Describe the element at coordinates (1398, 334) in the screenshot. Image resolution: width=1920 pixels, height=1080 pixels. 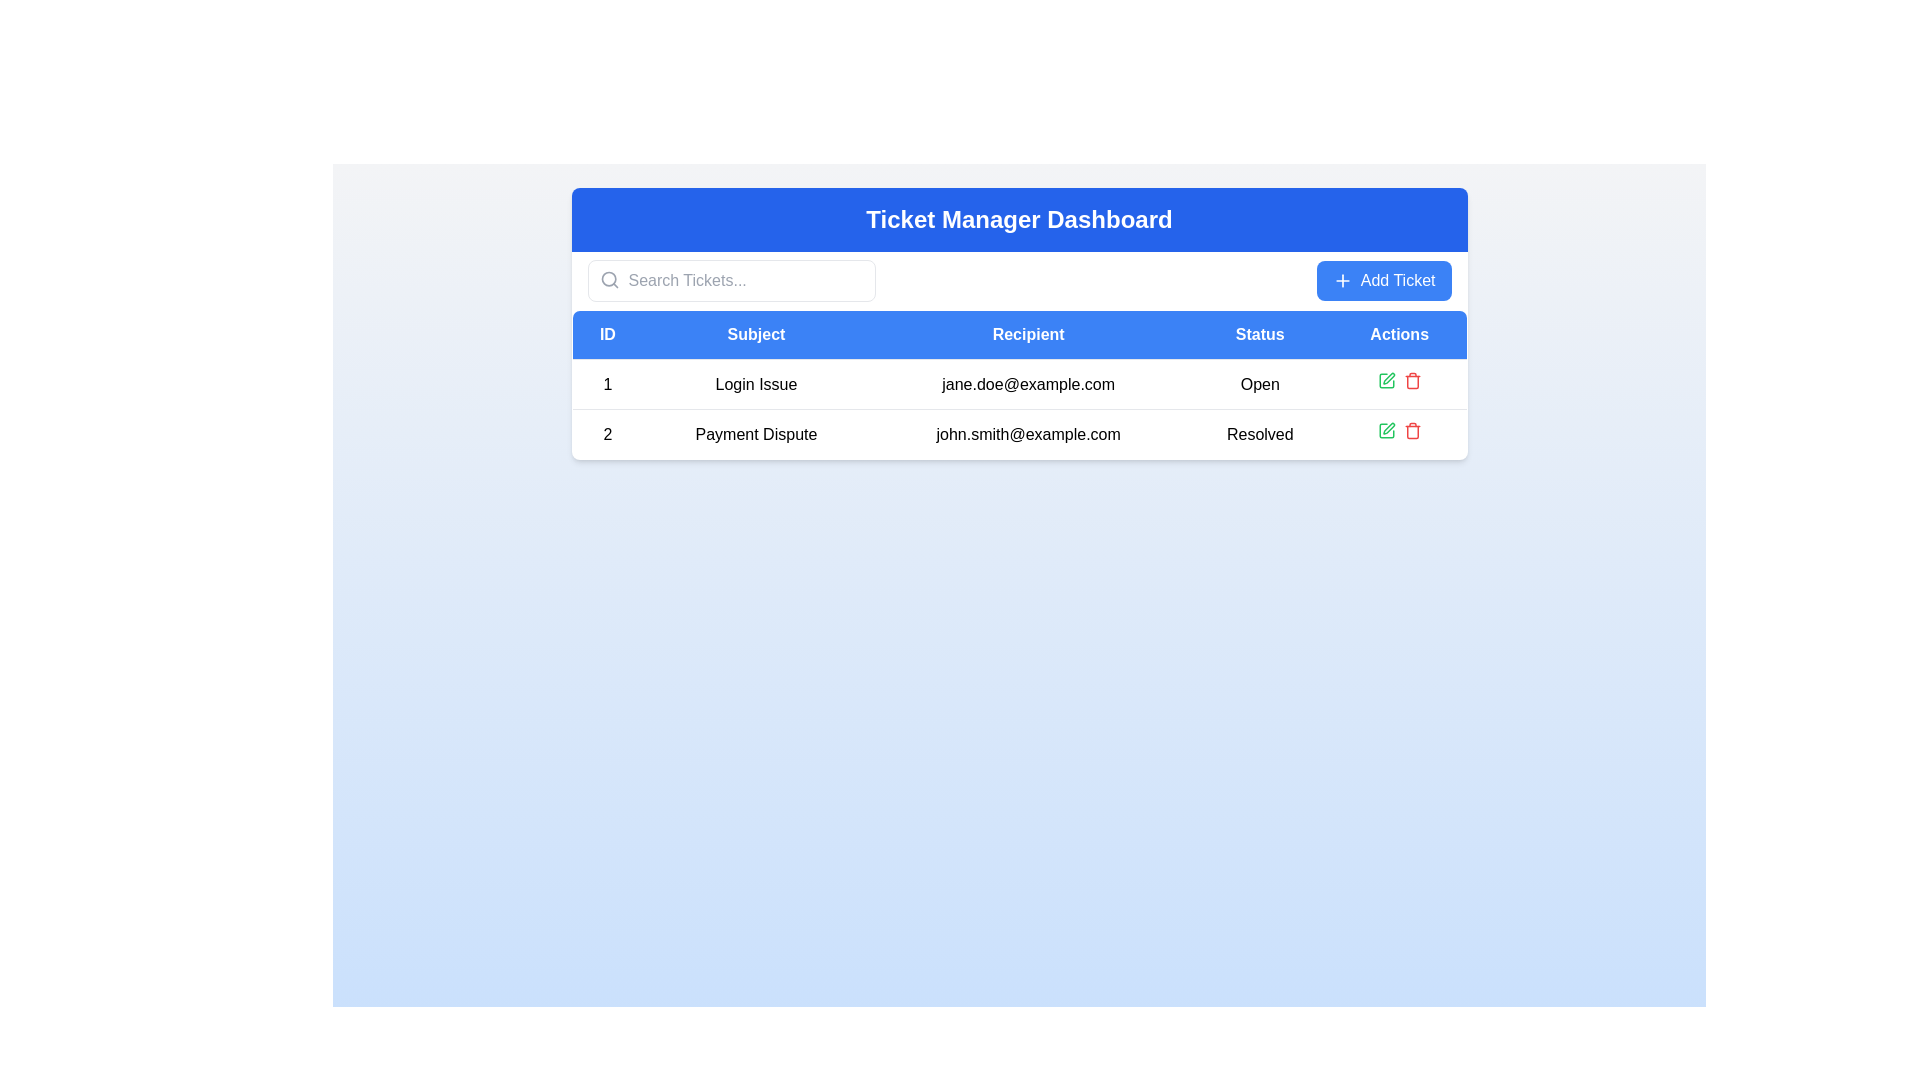
I see `the 'Actions' column header, which is the fifth and last column header of the table, located to the far right adjacent to the 'Status' column` at that location.